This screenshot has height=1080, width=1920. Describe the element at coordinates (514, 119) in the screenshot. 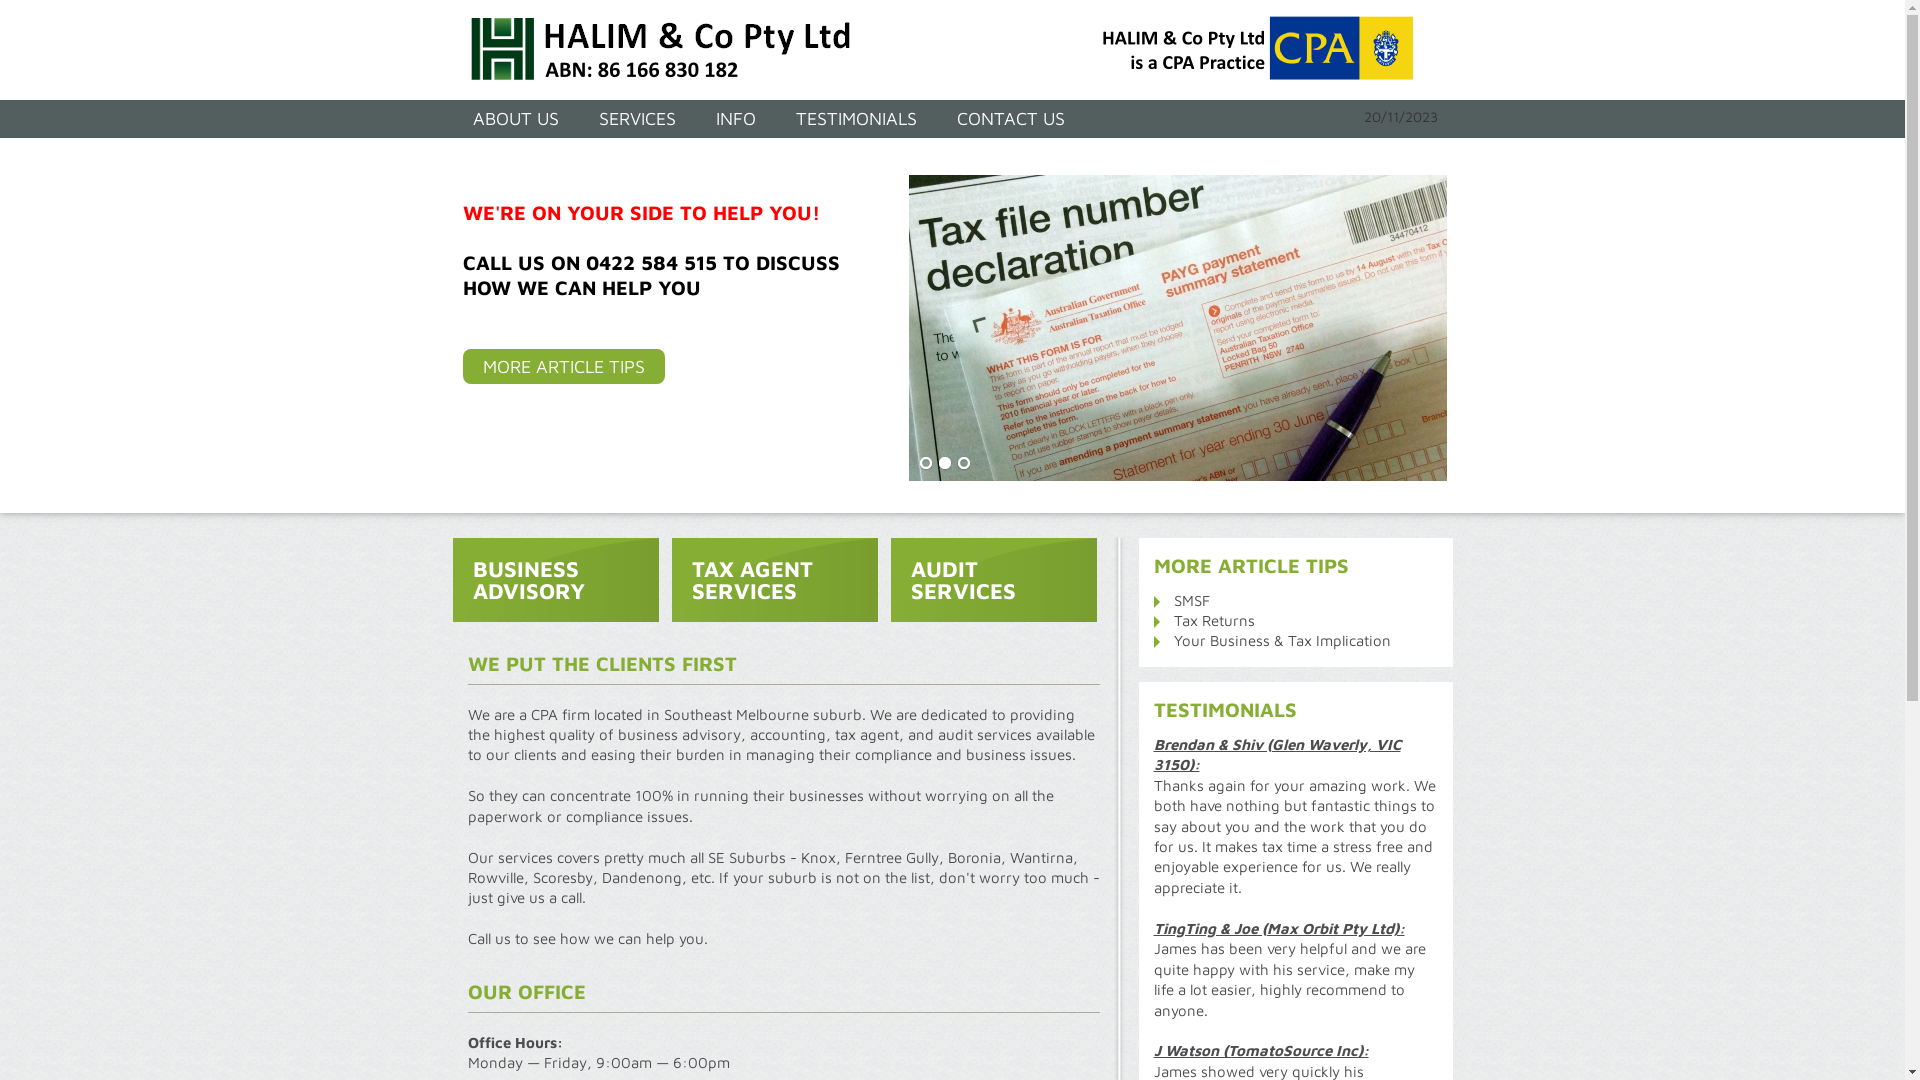

I see `'ABOUT US'` at that location.